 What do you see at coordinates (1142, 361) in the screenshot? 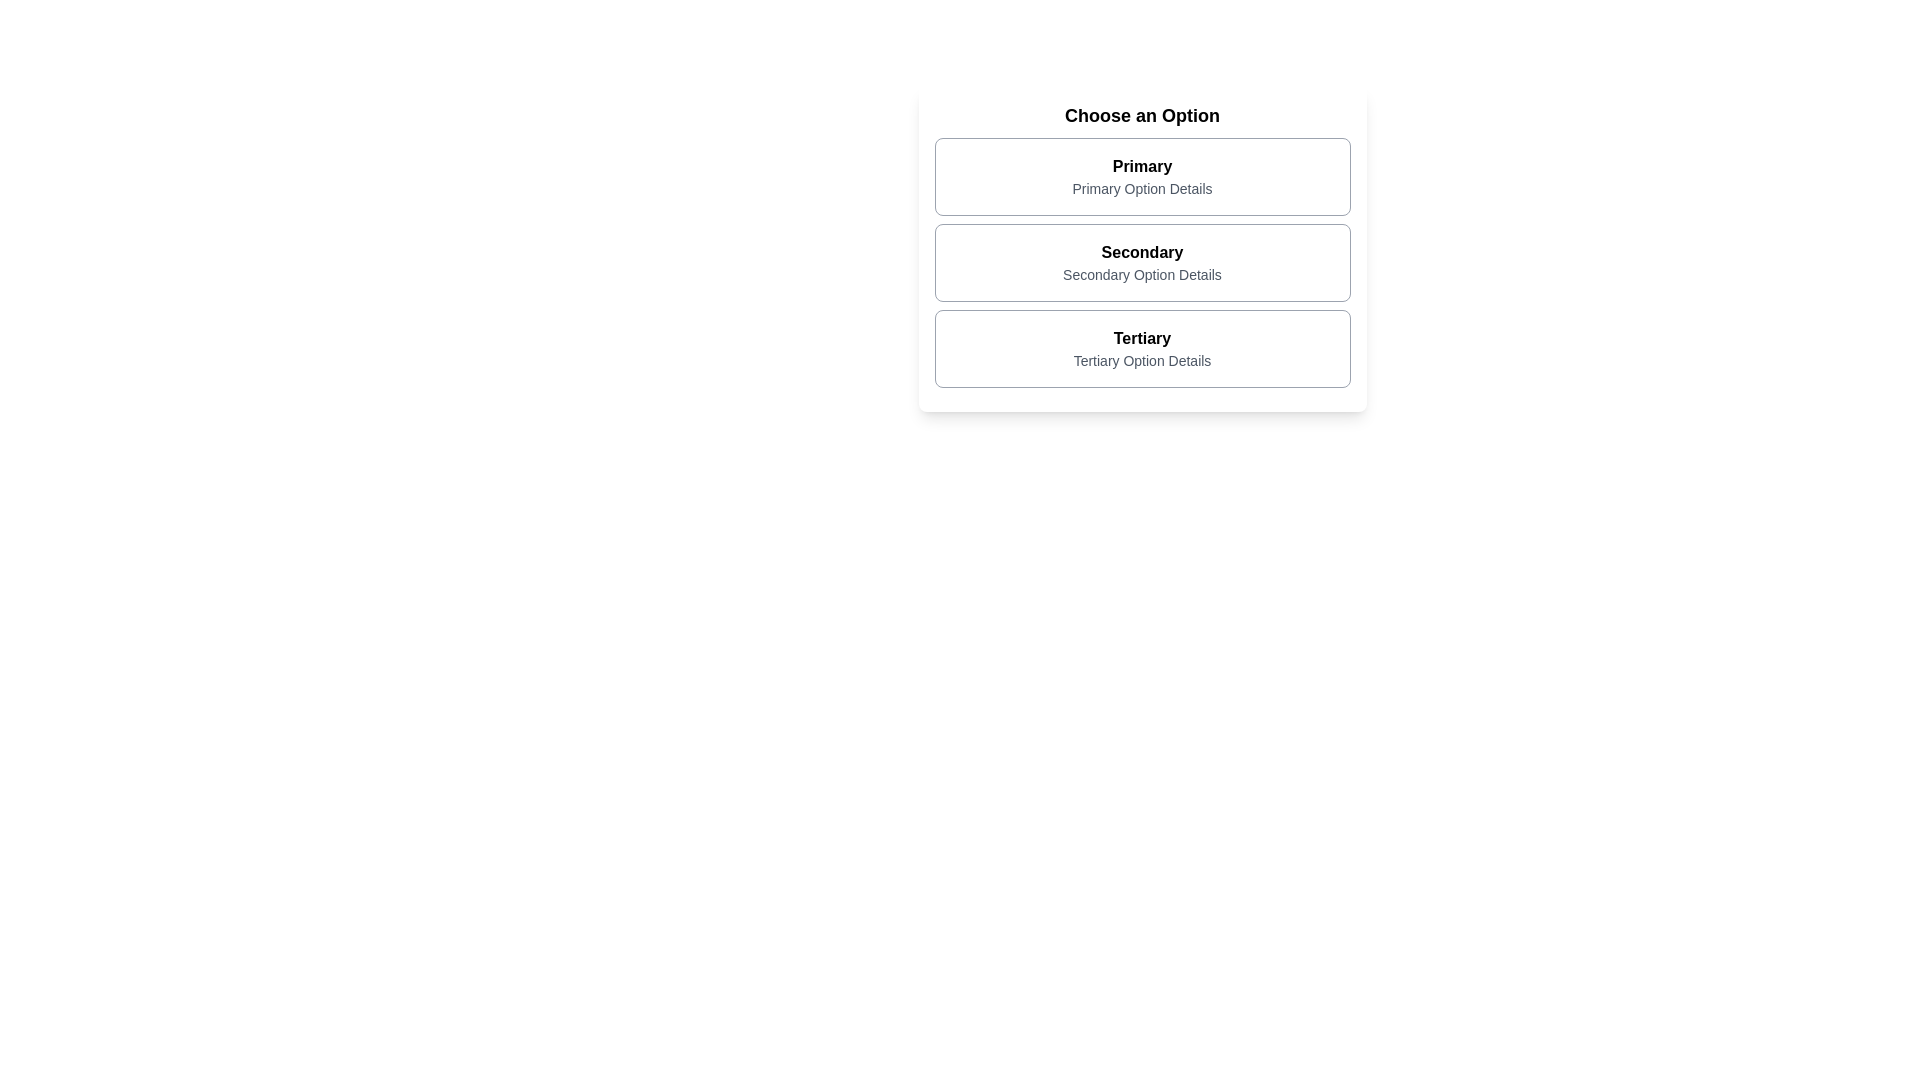
I see `the Text Label displaying 'Tertiary Option Details', which is styled in a smaller gray font and positioned below the 'Tertiary' title` at bounding box center [1142, 361].